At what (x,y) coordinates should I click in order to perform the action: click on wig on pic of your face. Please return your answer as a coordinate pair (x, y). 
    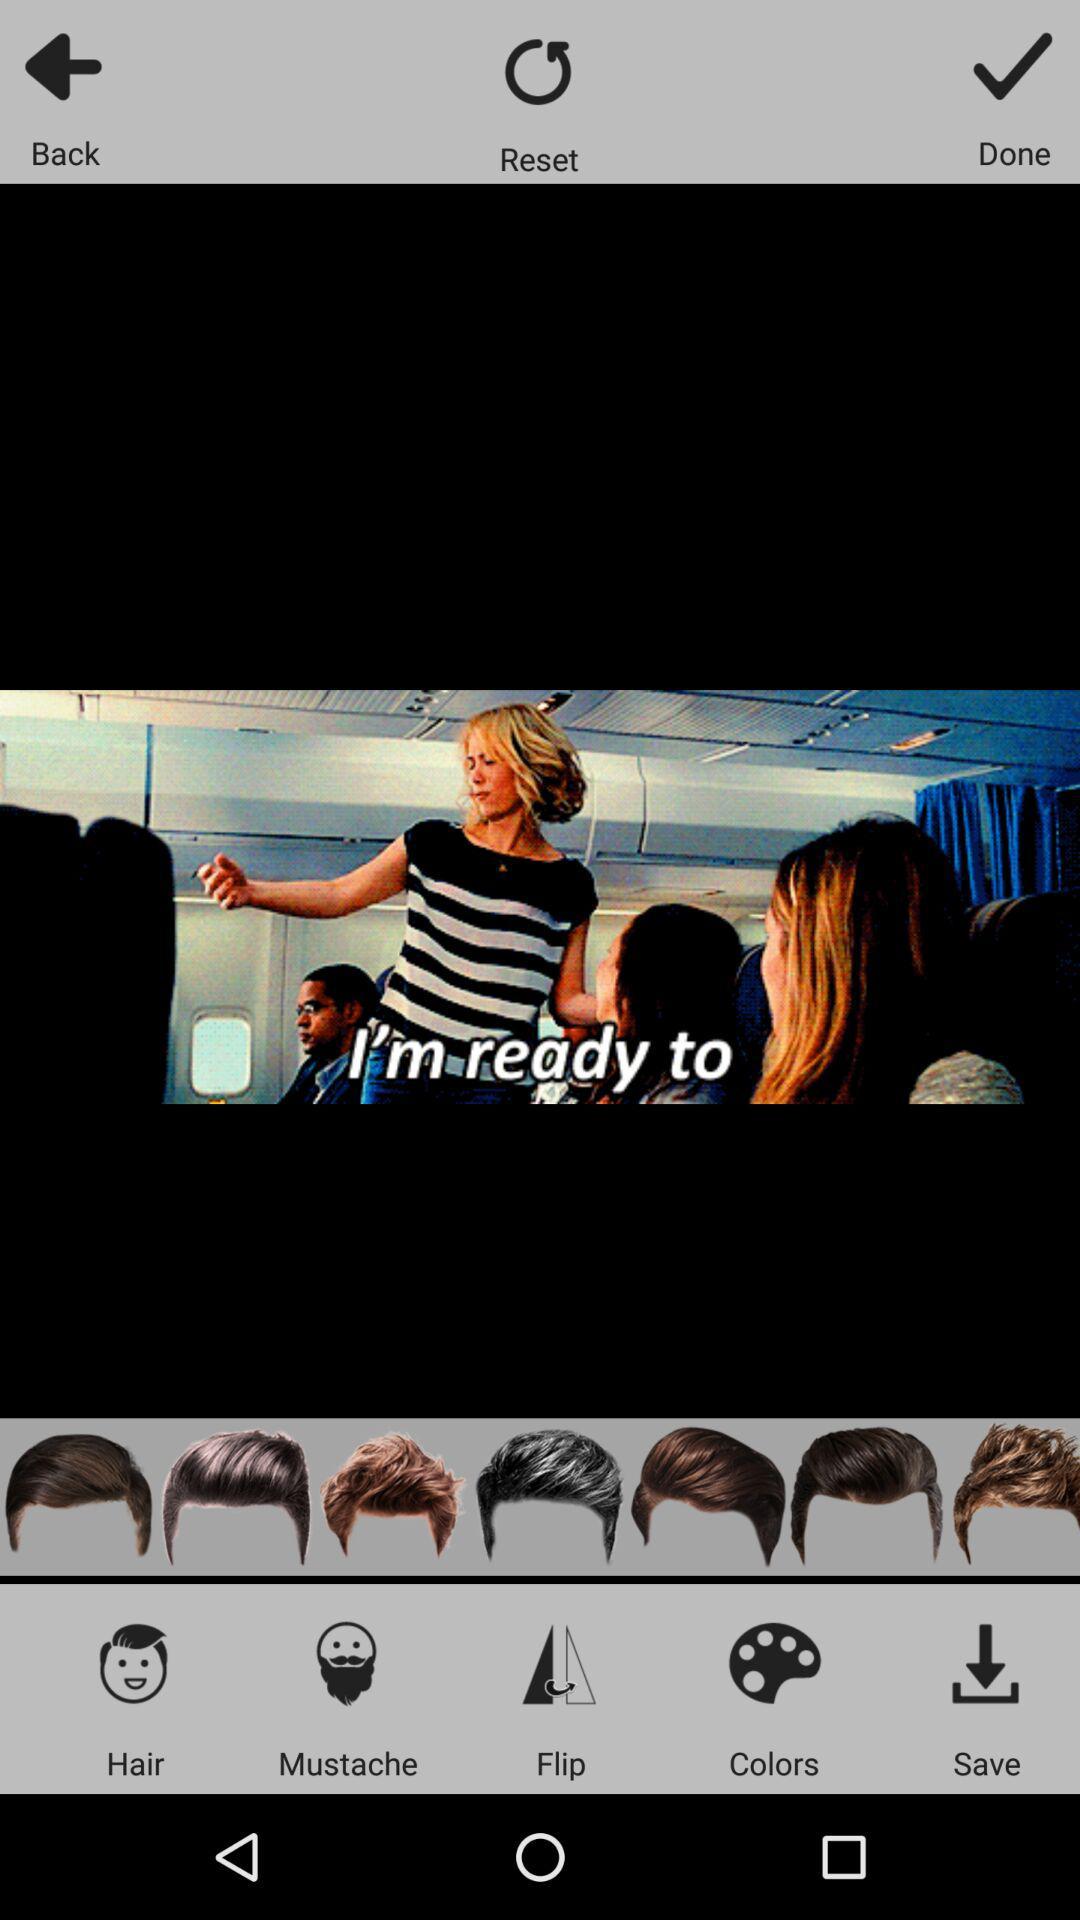
    Looking at the image, I should click on (235, 1497).